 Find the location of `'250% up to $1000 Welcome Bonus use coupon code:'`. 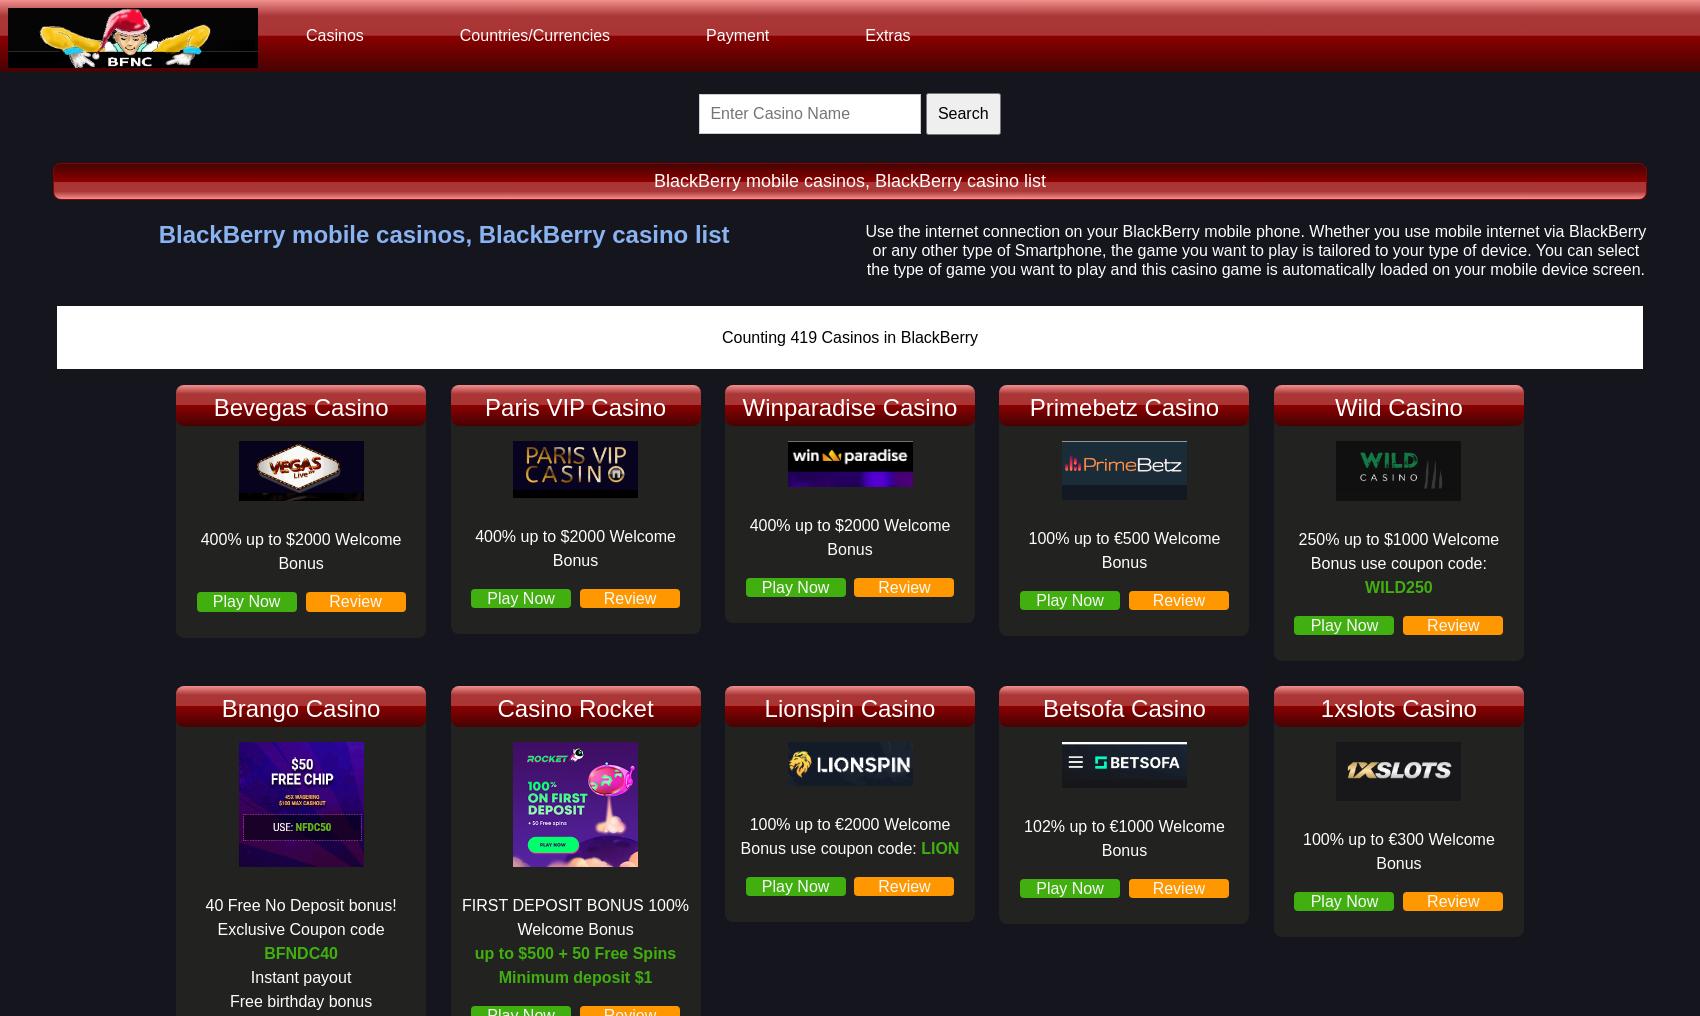

'250% up to $1000 Welcome Bonus use coupon code:' is located at coordinates (1397, 549).